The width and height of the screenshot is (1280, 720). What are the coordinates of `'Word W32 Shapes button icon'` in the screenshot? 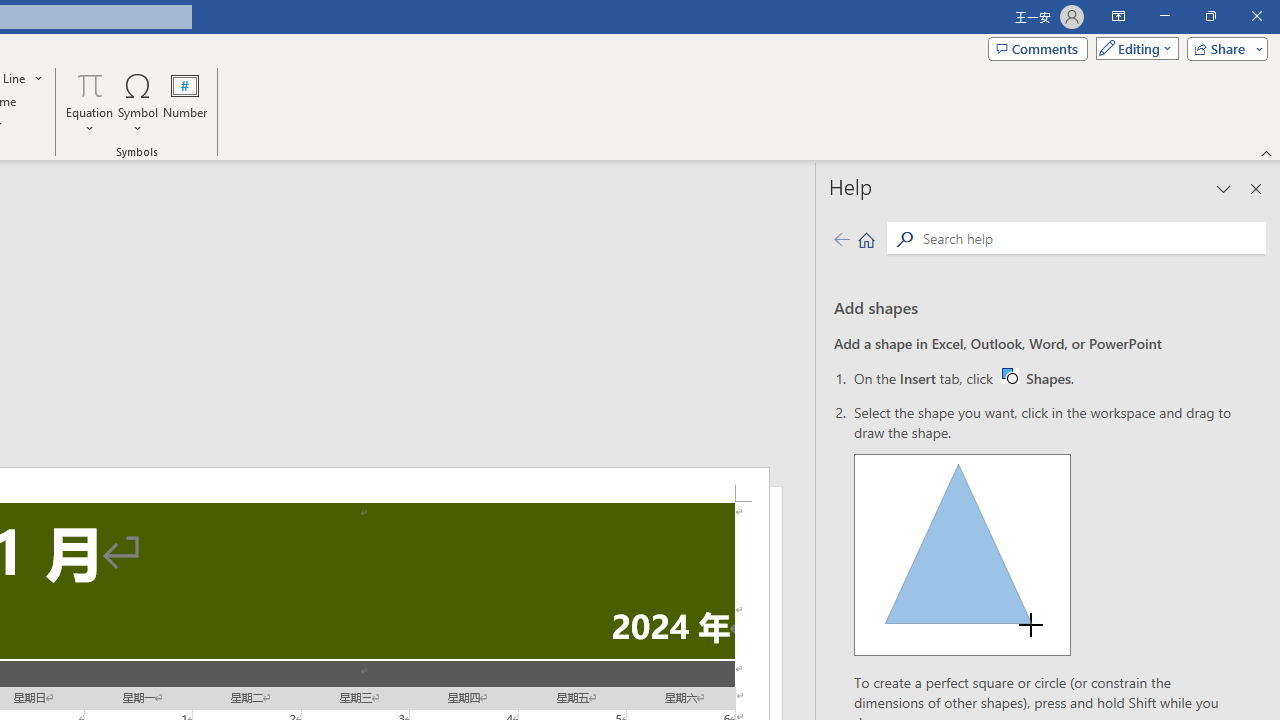 It's located at (1009, 375).